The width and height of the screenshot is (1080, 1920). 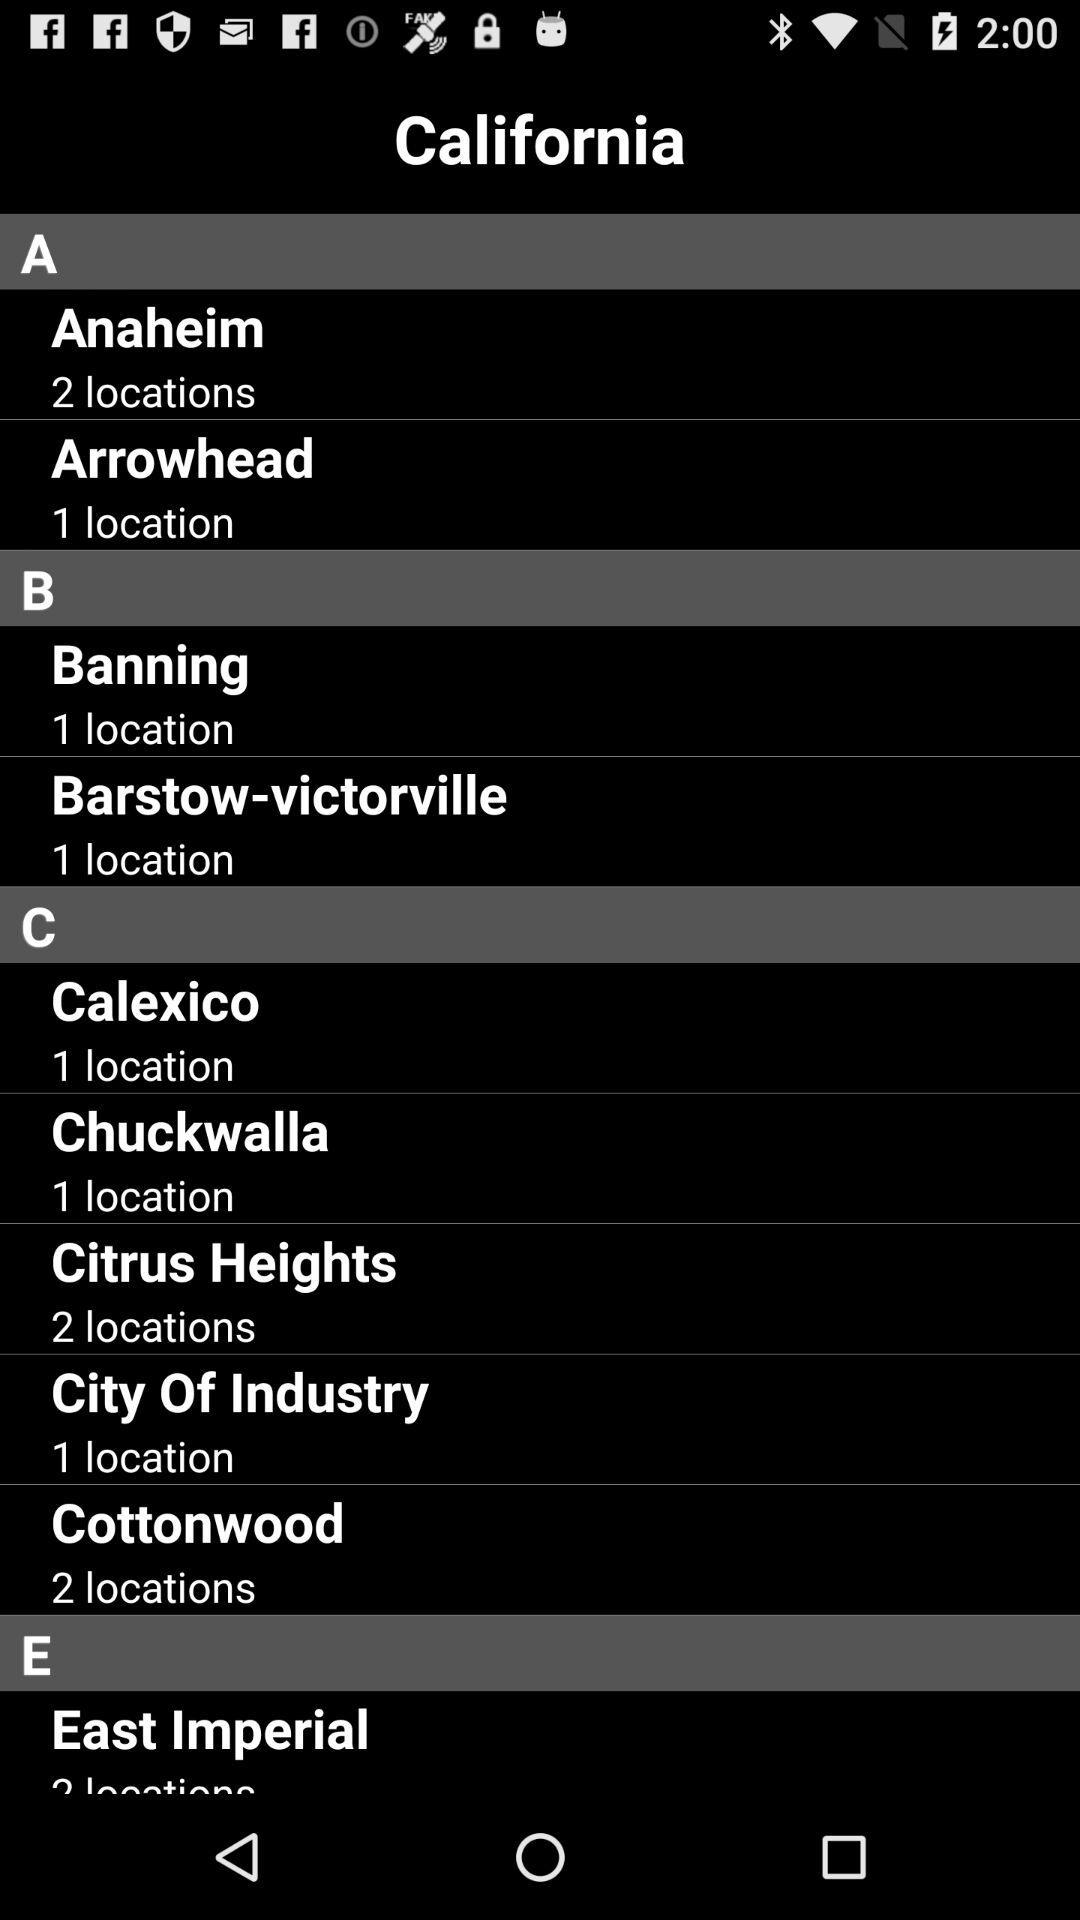 What do you see at coordinates (238, 1389) in the screenshot?
I see `item below the 2 locations` at bounding box center [238, 1389].